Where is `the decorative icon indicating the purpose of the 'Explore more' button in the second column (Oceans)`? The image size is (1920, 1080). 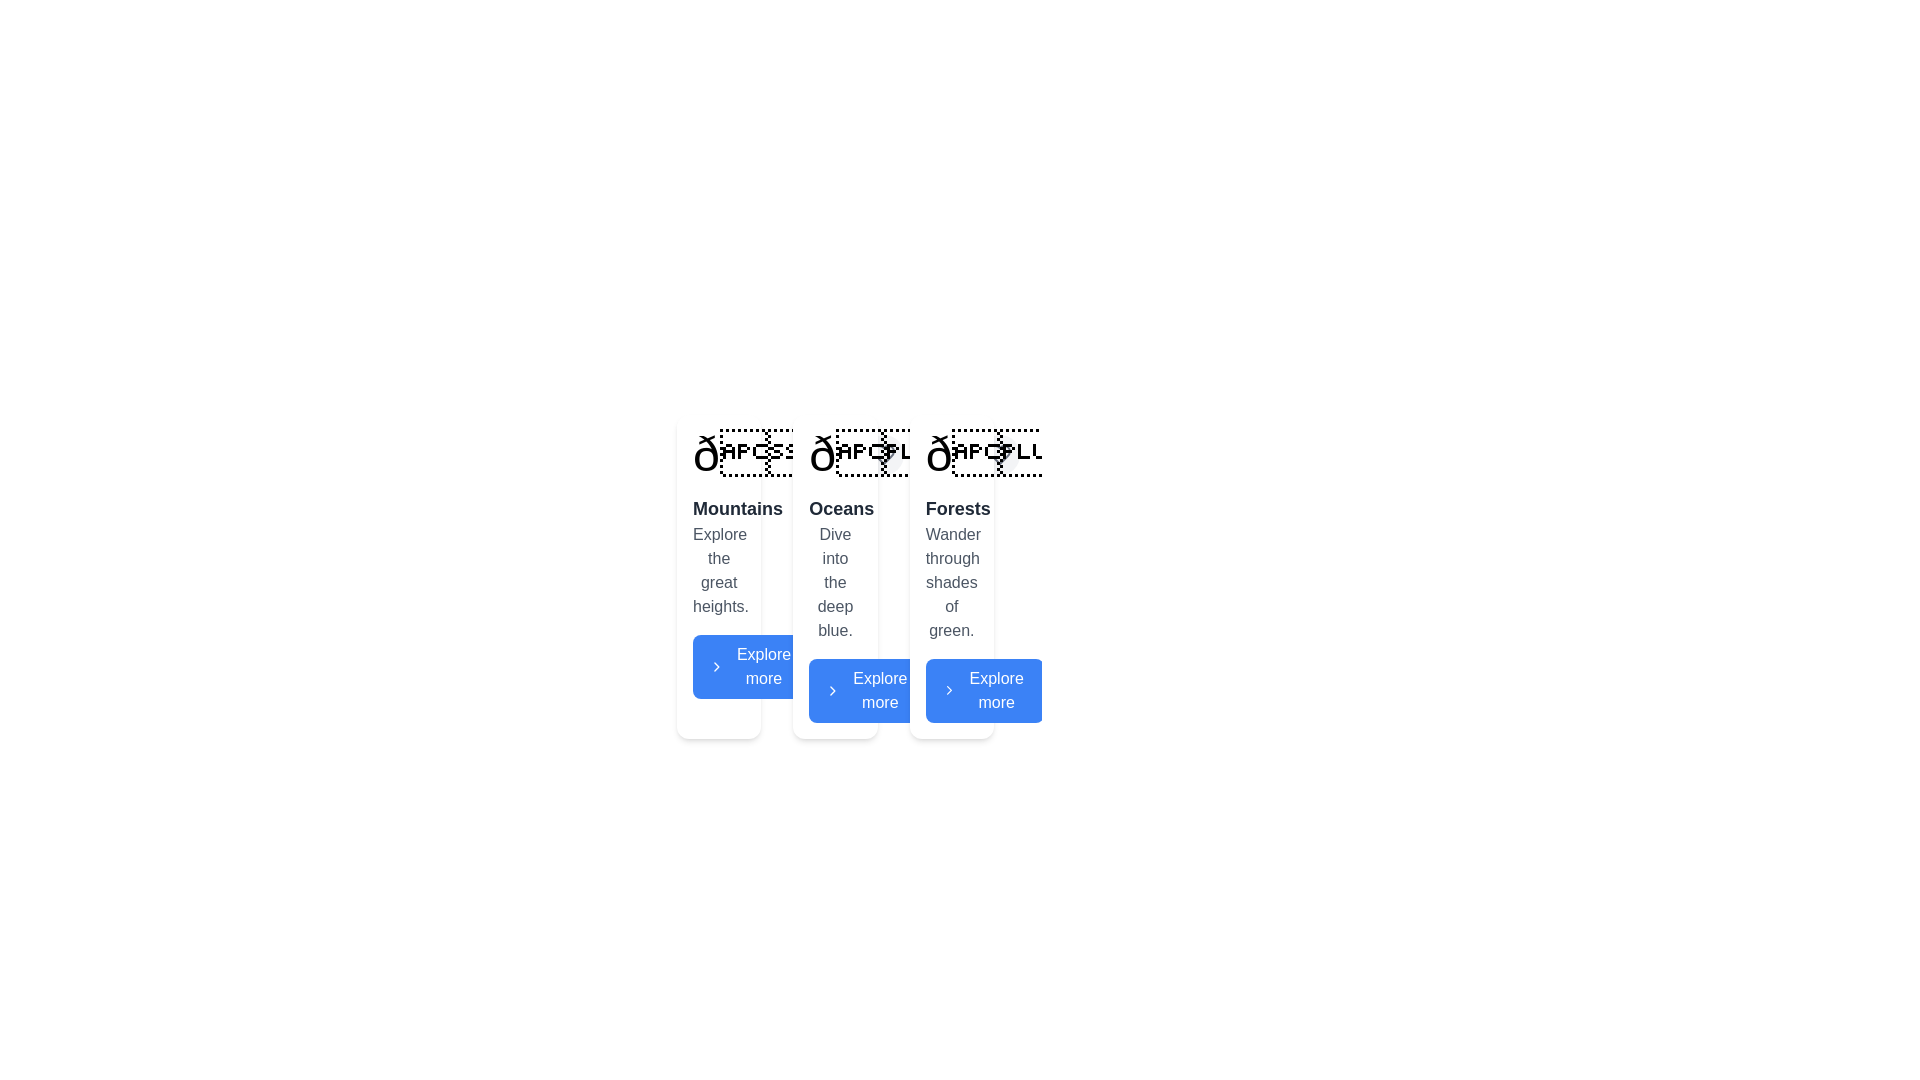
the decorative icon indicating the purpose of the 'Explore more' button in the second column (Oceans) is located at coordinates (833, 689).